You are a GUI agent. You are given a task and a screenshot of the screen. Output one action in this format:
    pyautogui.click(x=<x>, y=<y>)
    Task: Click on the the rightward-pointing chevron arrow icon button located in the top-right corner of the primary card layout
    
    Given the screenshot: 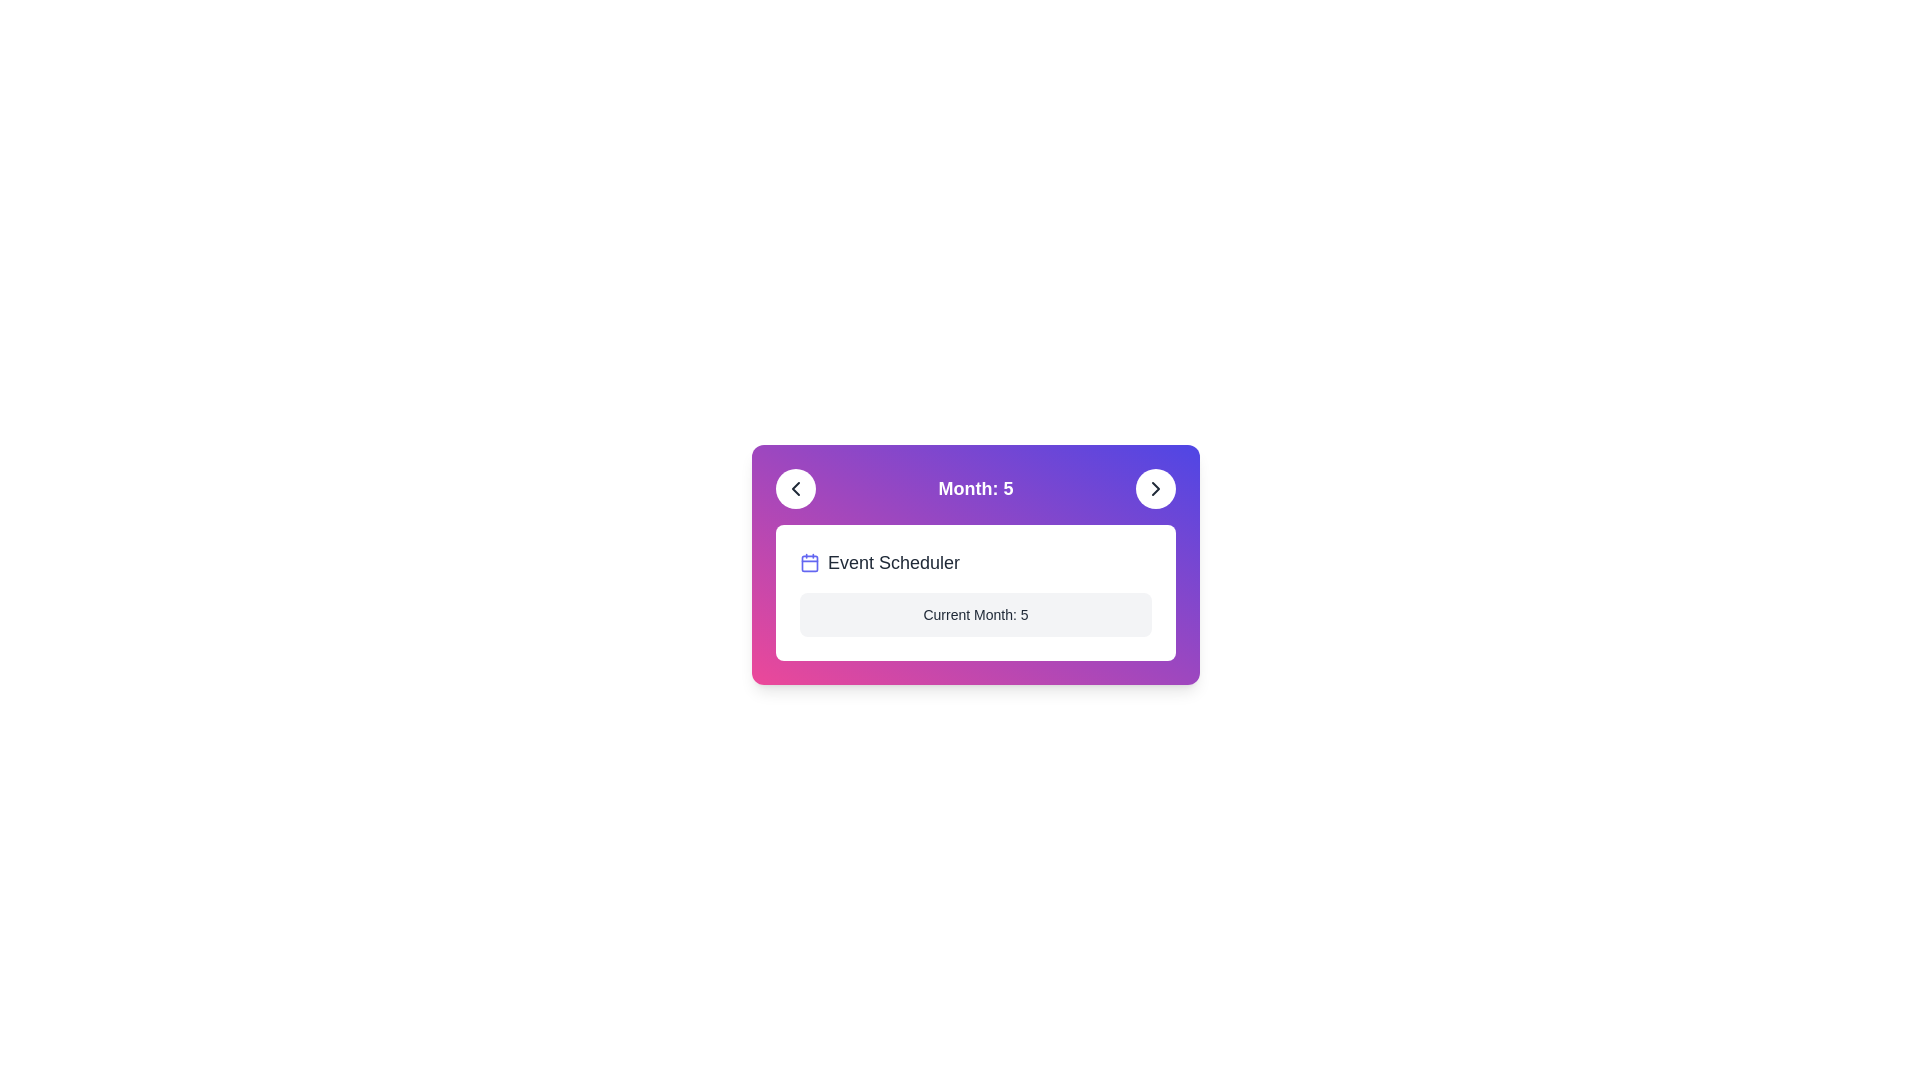 What is the action you would take?
    pyautogui.click(x=1156, y=489)
    